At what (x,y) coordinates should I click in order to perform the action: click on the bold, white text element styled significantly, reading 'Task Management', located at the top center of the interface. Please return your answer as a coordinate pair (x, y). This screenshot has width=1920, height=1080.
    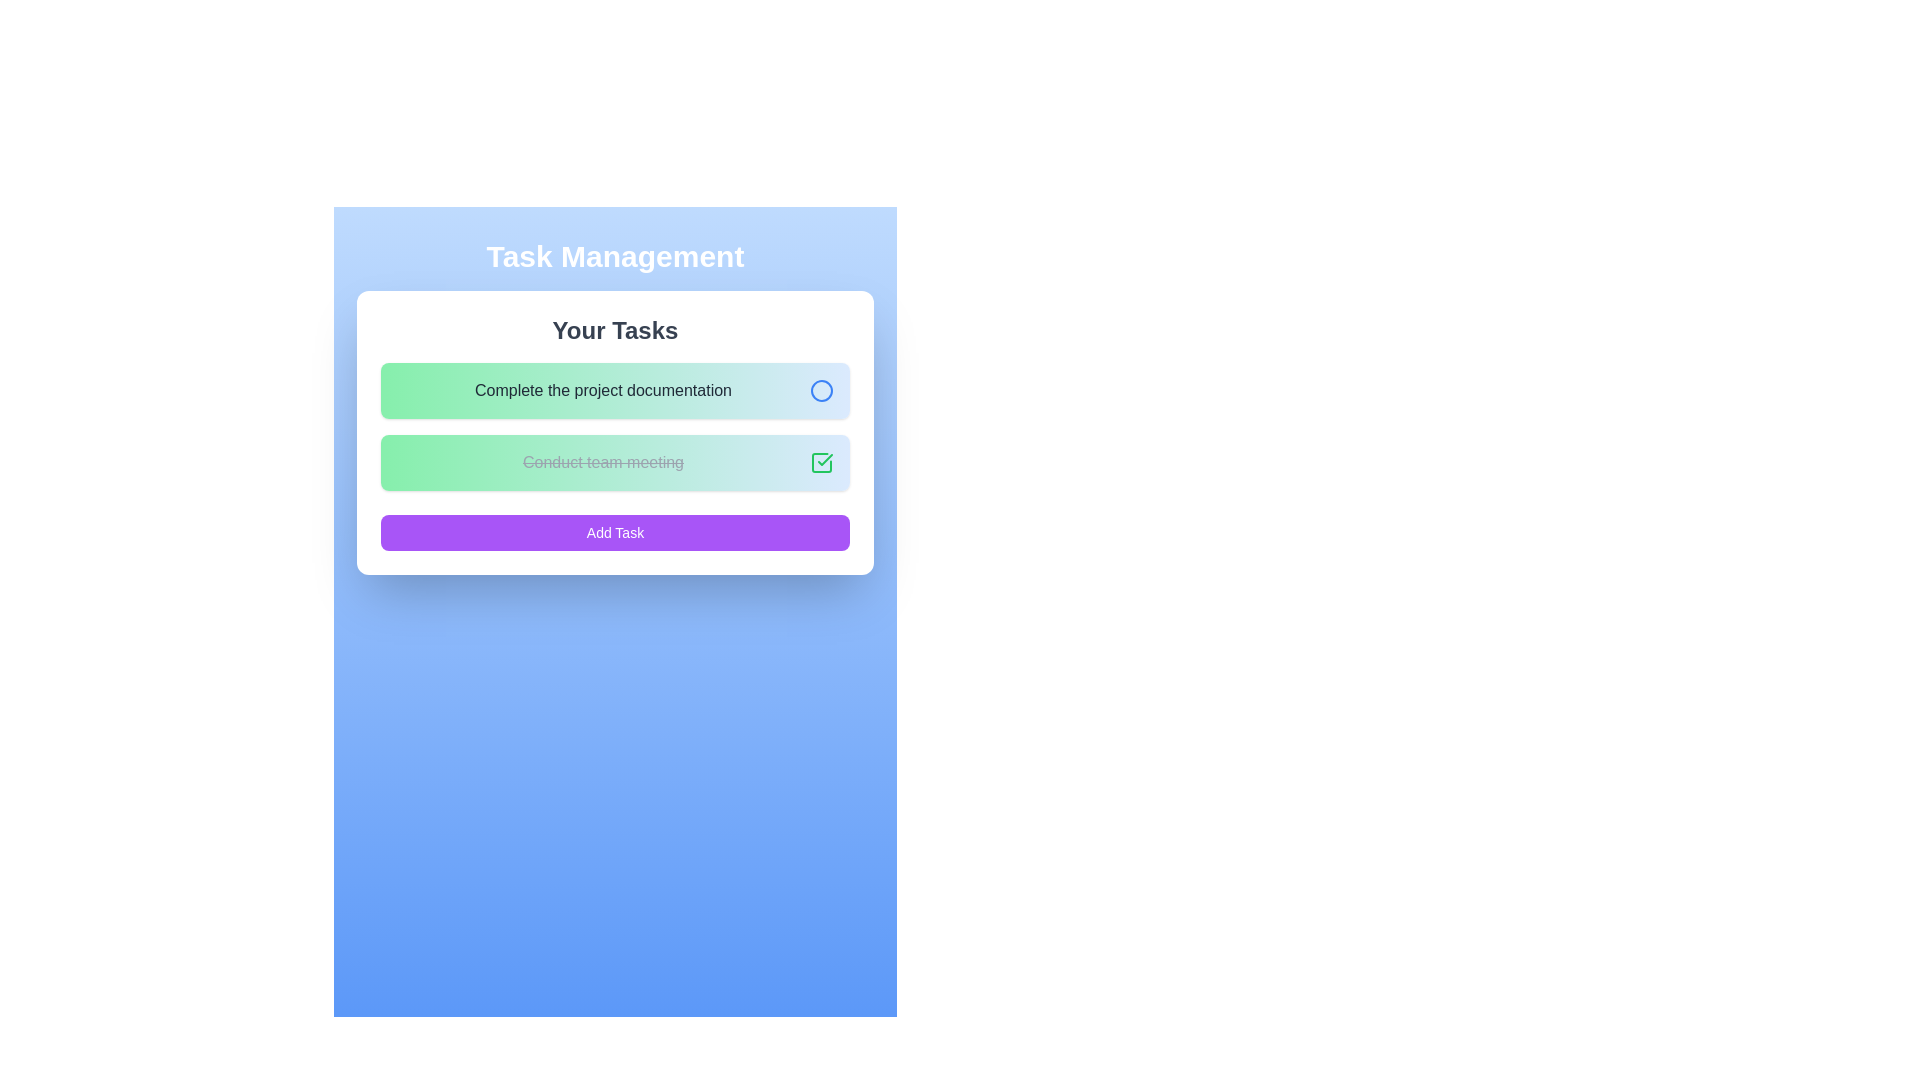
    Looking at the image, I should click on (614, 256).